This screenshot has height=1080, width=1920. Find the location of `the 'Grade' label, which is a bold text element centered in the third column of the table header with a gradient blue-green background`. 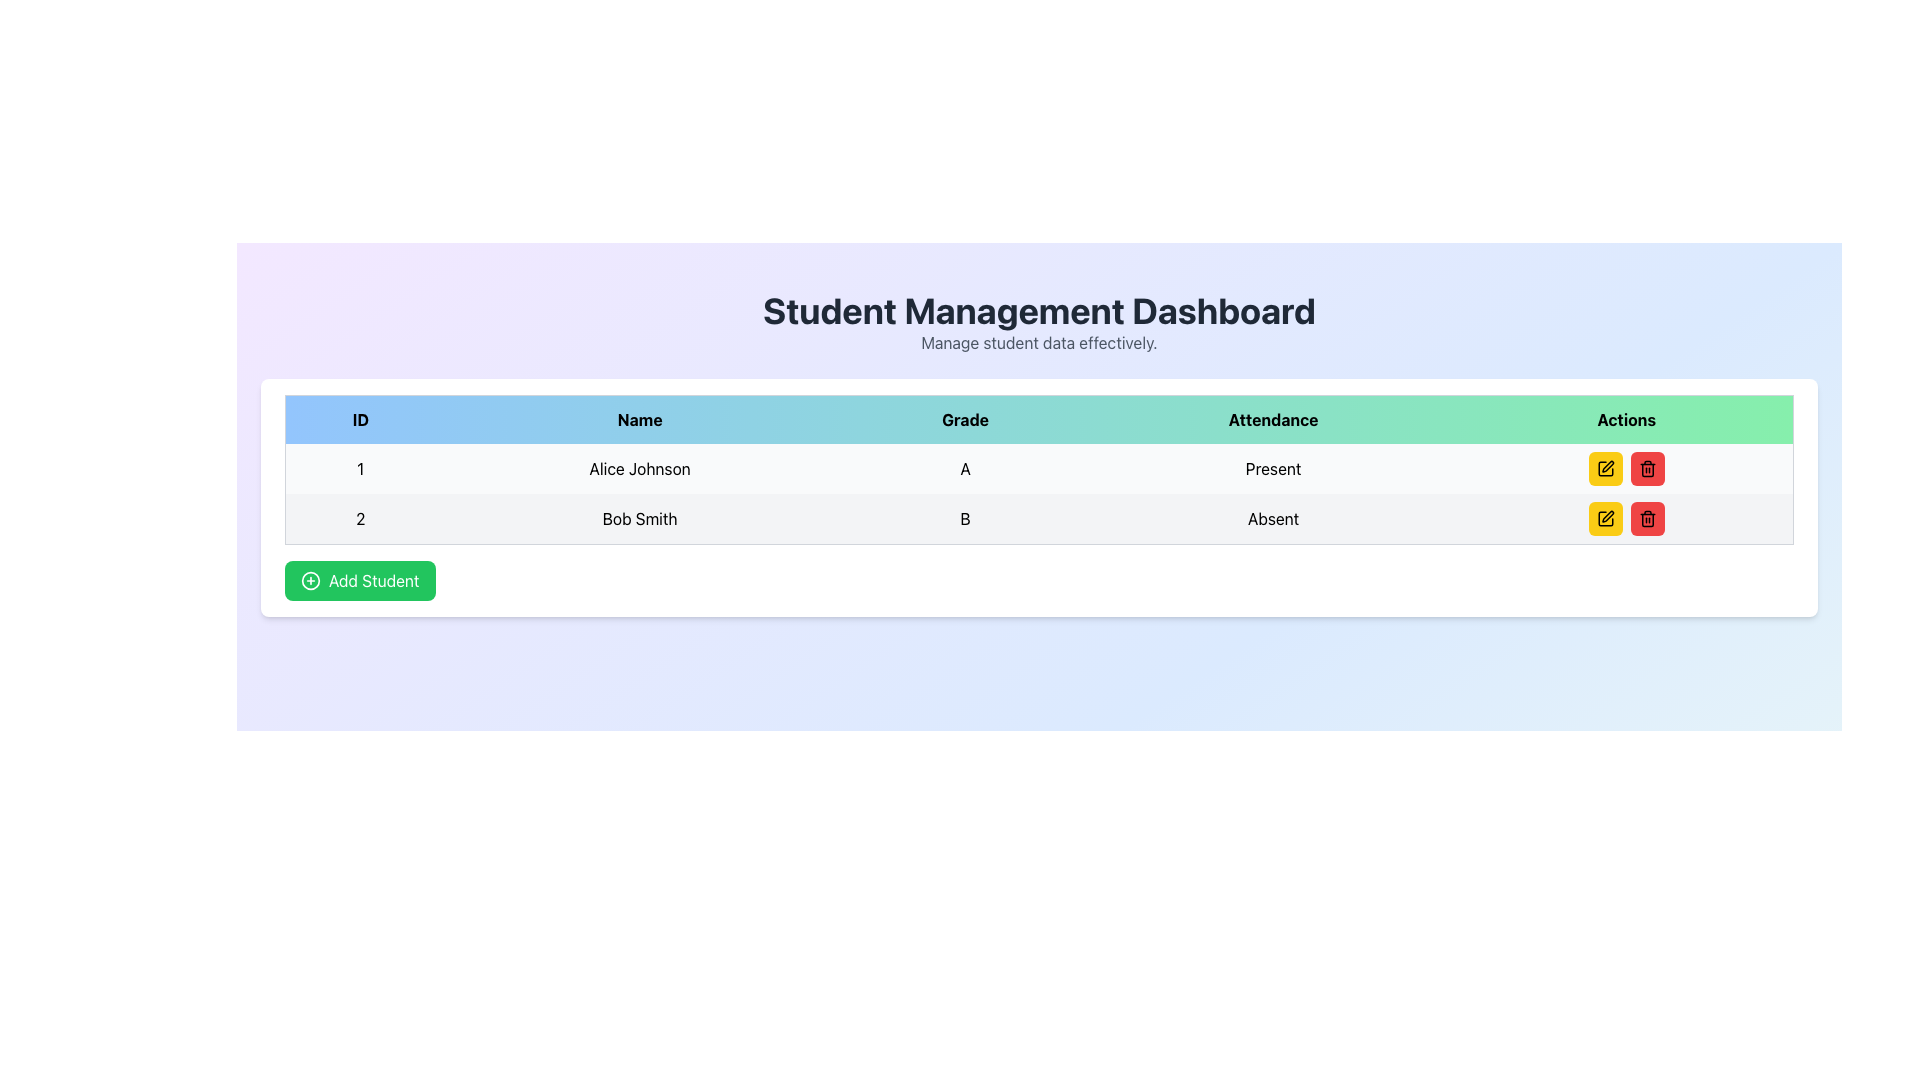

the 'Grade' label, which is a bold text element centered in the third column of the table header with a gradient blue-green background is located at coordinates (965, 418).